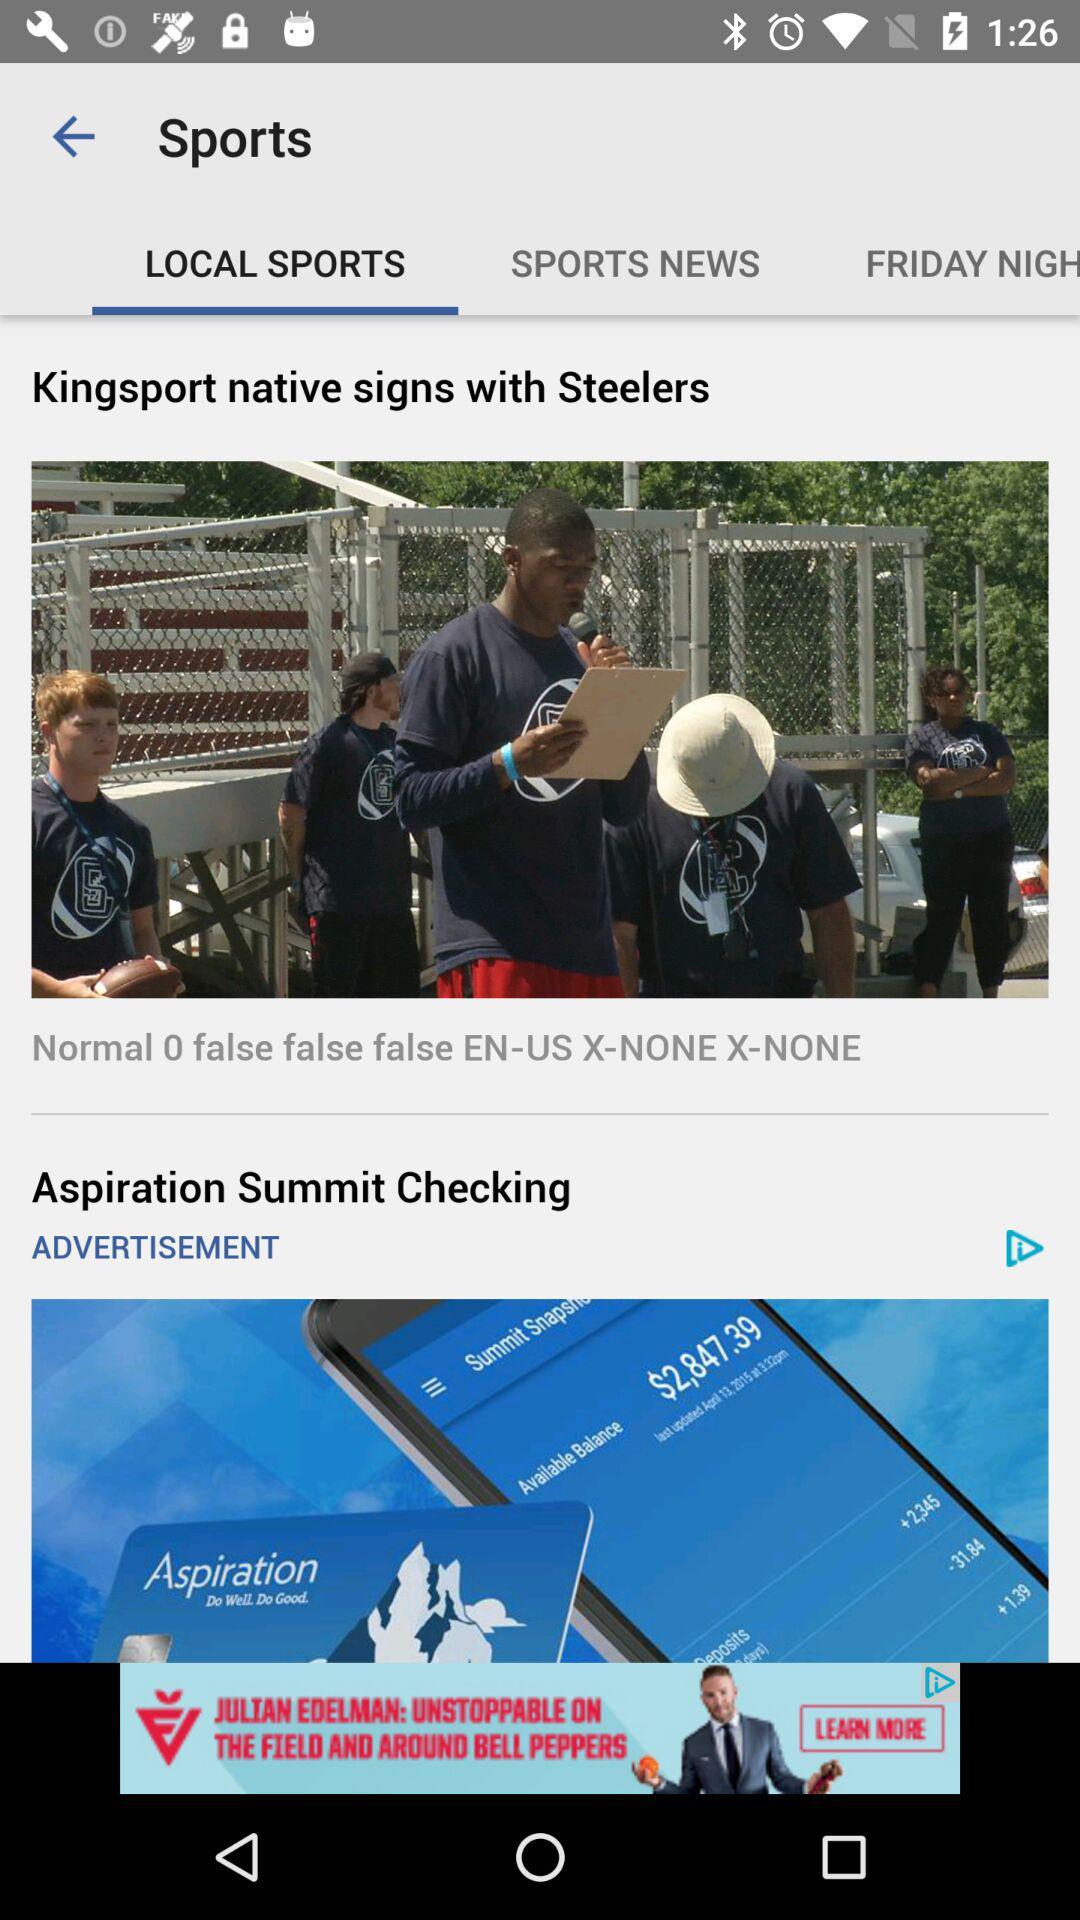 The height and width of the screenshot is (1920, 1080). Describe the element at coordinates (540, 1727) in the screenshot. I see `news weather and sports in an instant` at that location.